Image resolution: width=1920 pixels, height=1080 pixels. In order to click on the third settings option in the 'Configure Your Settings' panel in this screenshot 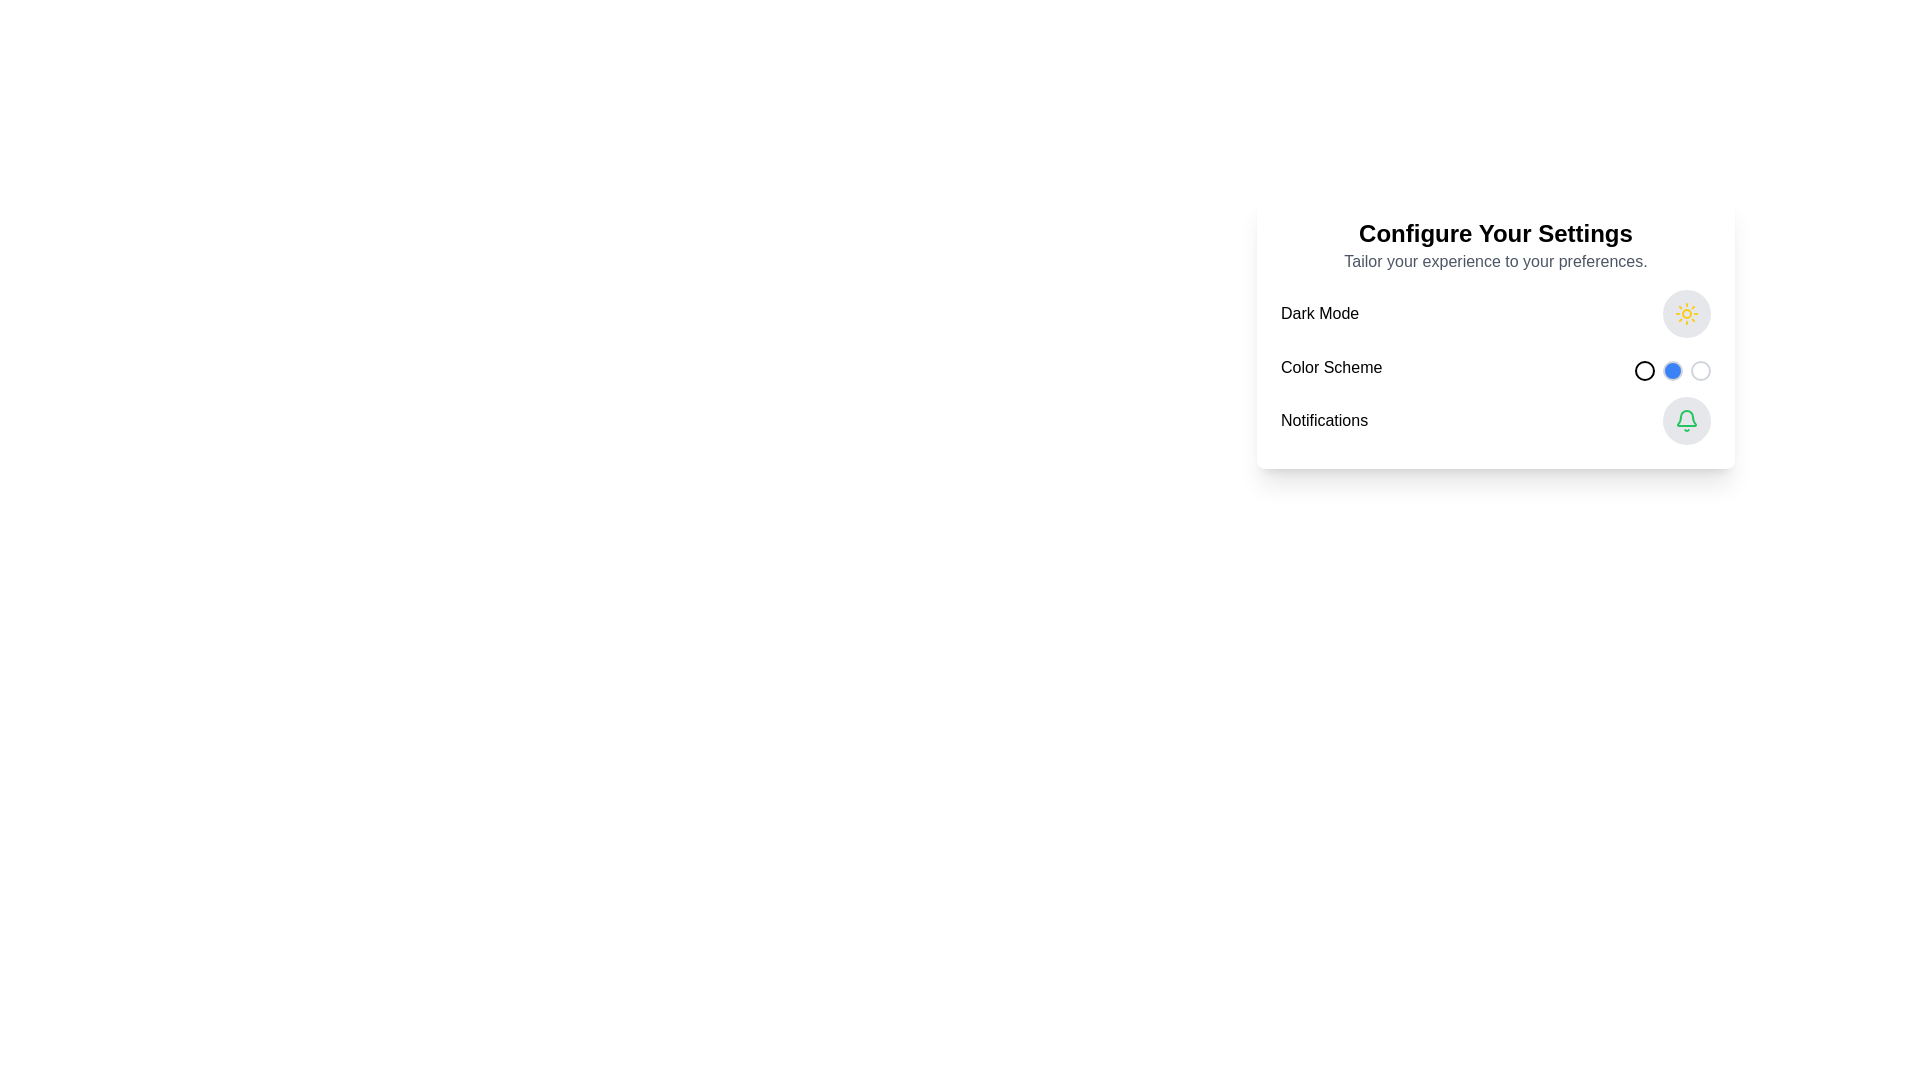, I will do `click(1496, 419)`.